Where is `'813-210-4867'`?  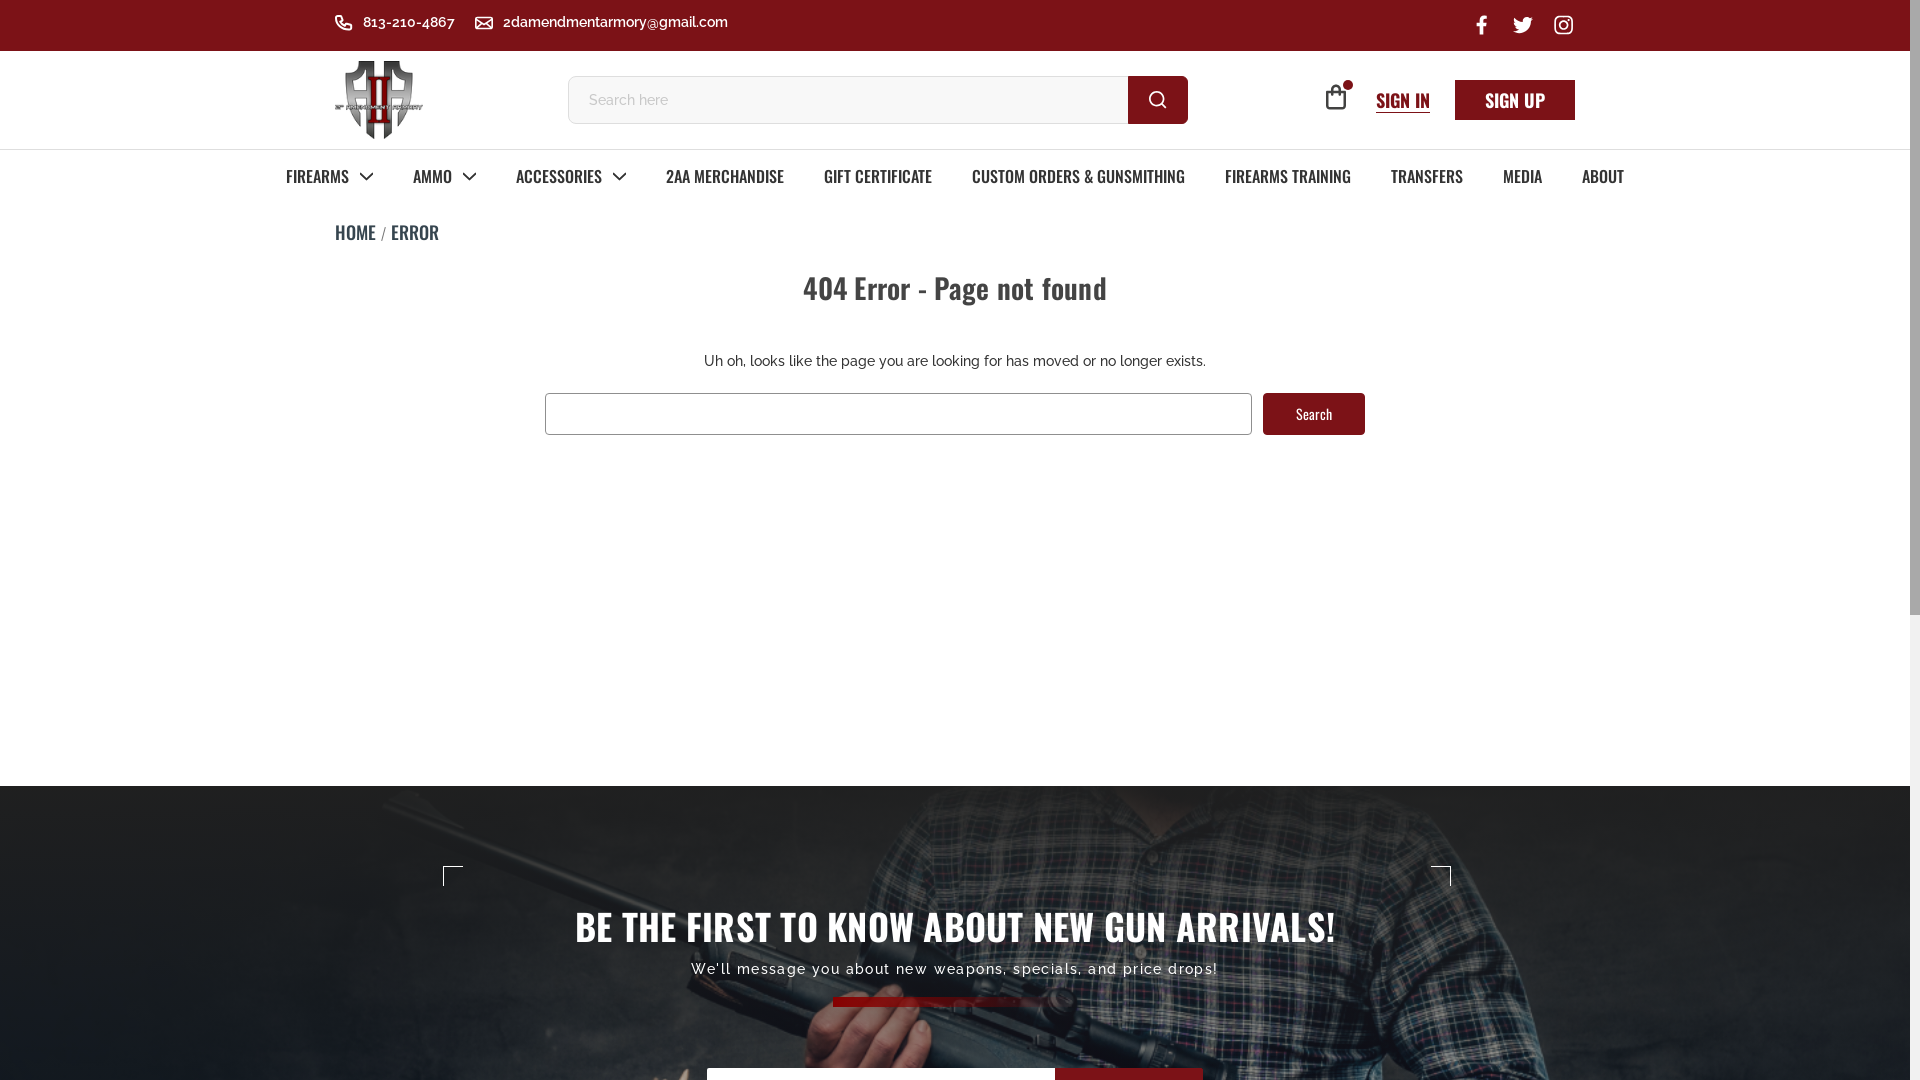
'813-210-4867' is located at coordinates (335, 23).